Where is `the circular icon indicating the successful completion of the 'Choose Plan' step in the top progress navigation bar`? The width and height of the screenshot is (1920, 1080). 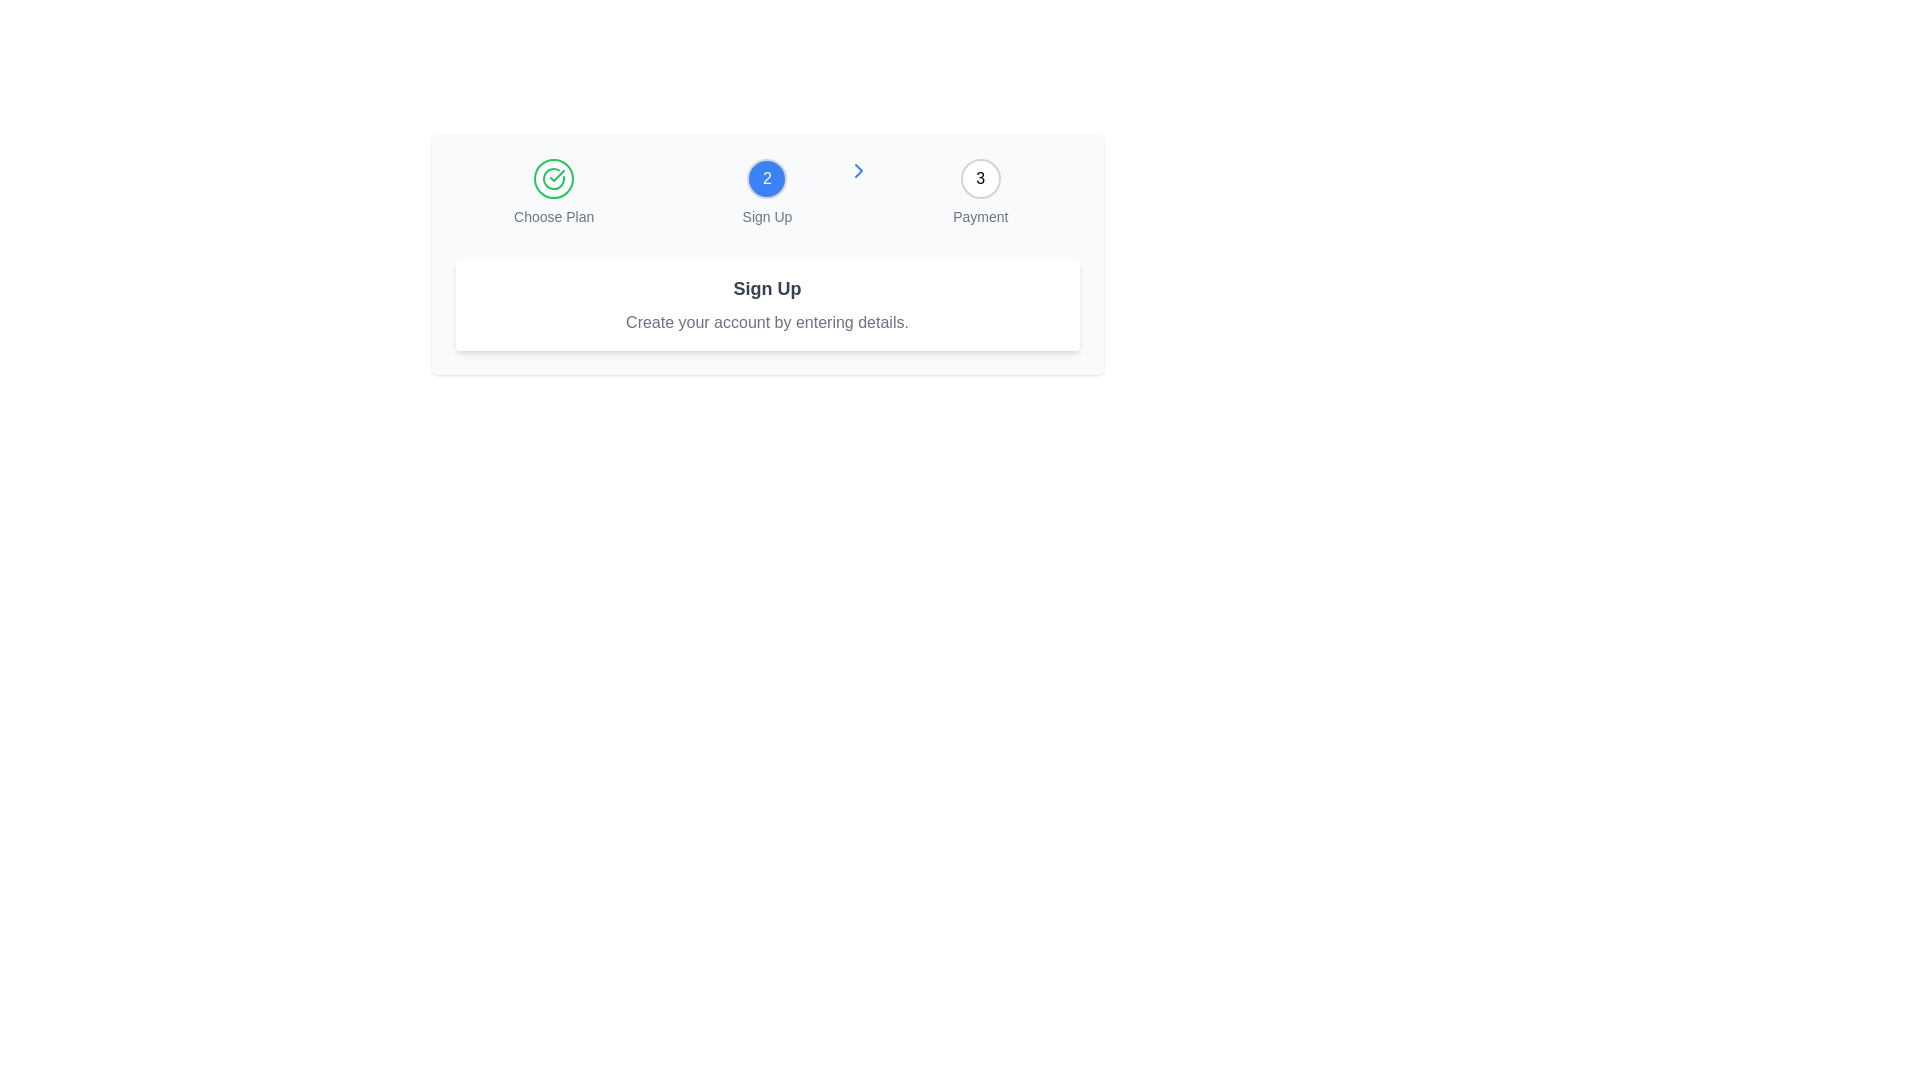 the circular icon indicating the successful completion of the 'Choose Plan' step in the top progress navigation bar is located at coordinates (554, 177).